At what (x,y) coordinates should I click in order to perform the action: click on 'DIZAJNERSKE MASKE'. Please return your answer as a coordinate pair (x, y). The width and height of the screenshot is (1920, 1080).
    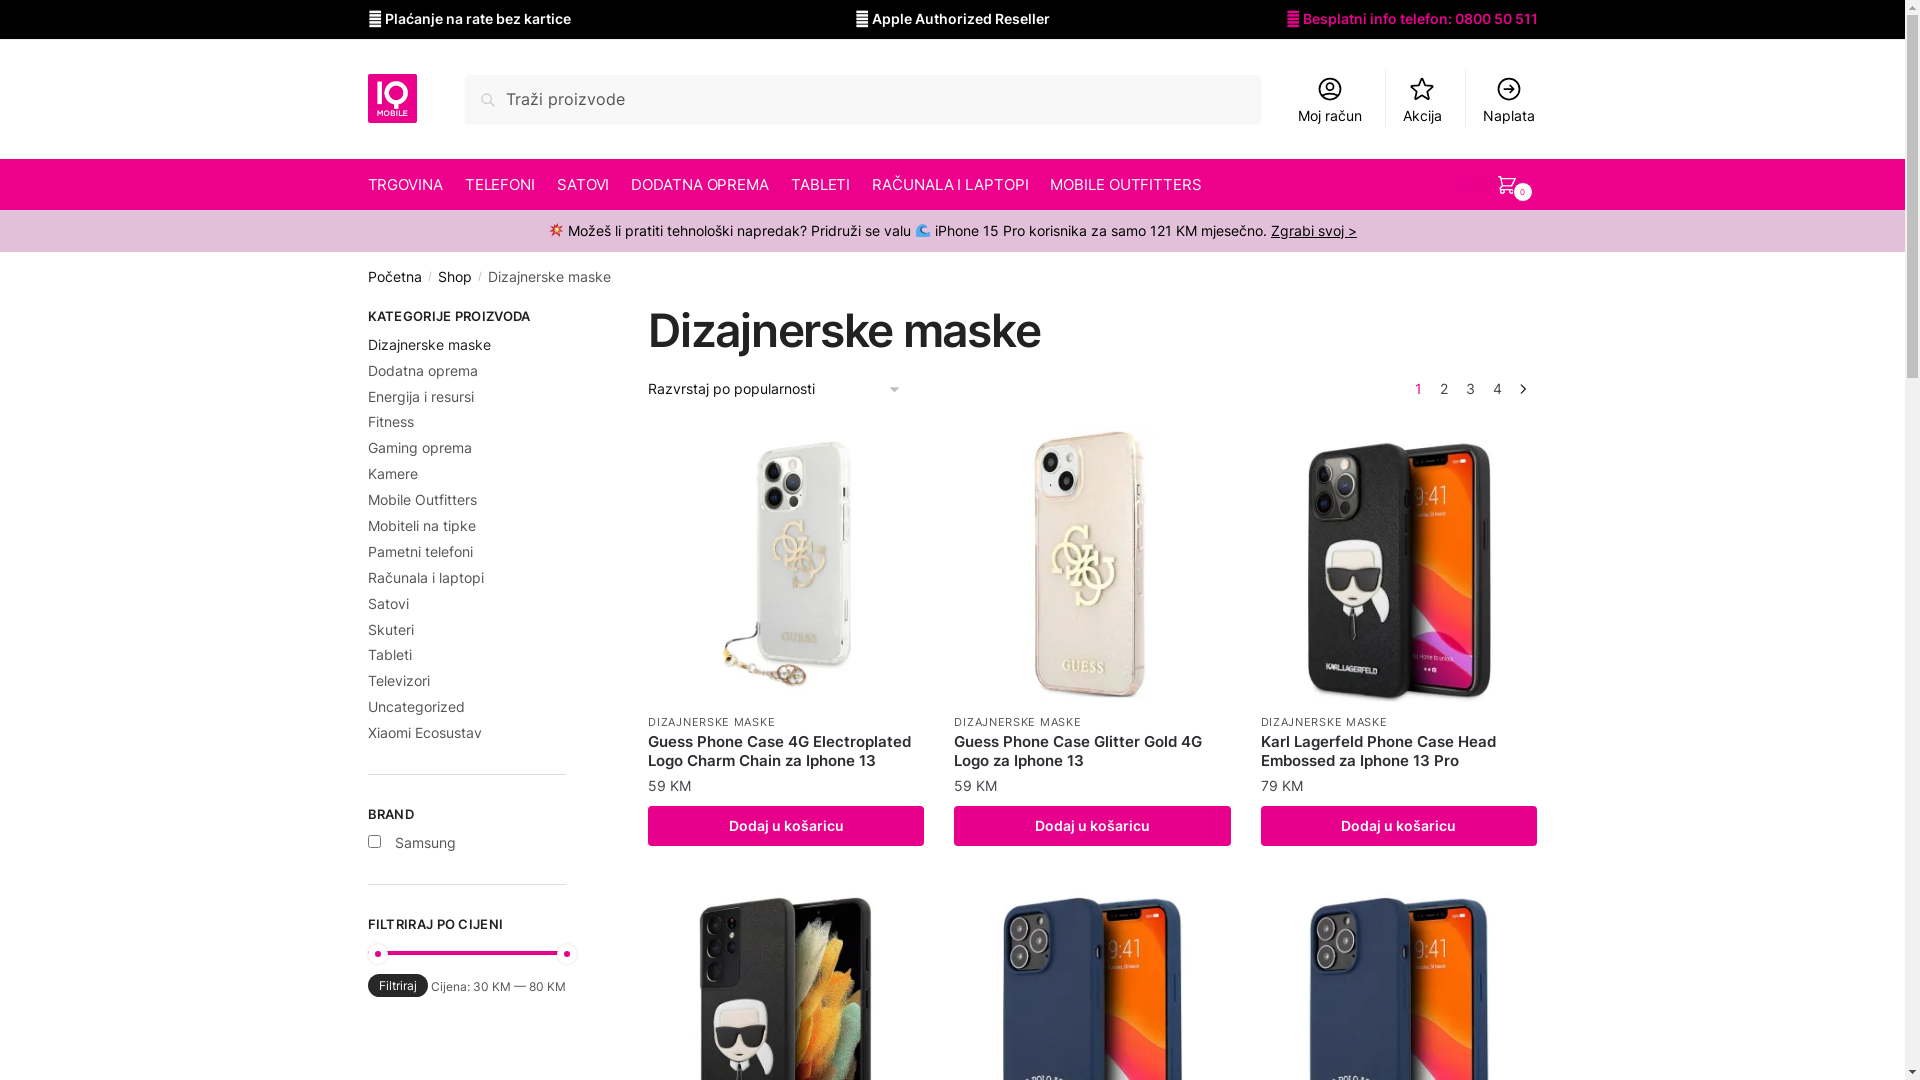
    Looking at the image, I should click on (711, 721).